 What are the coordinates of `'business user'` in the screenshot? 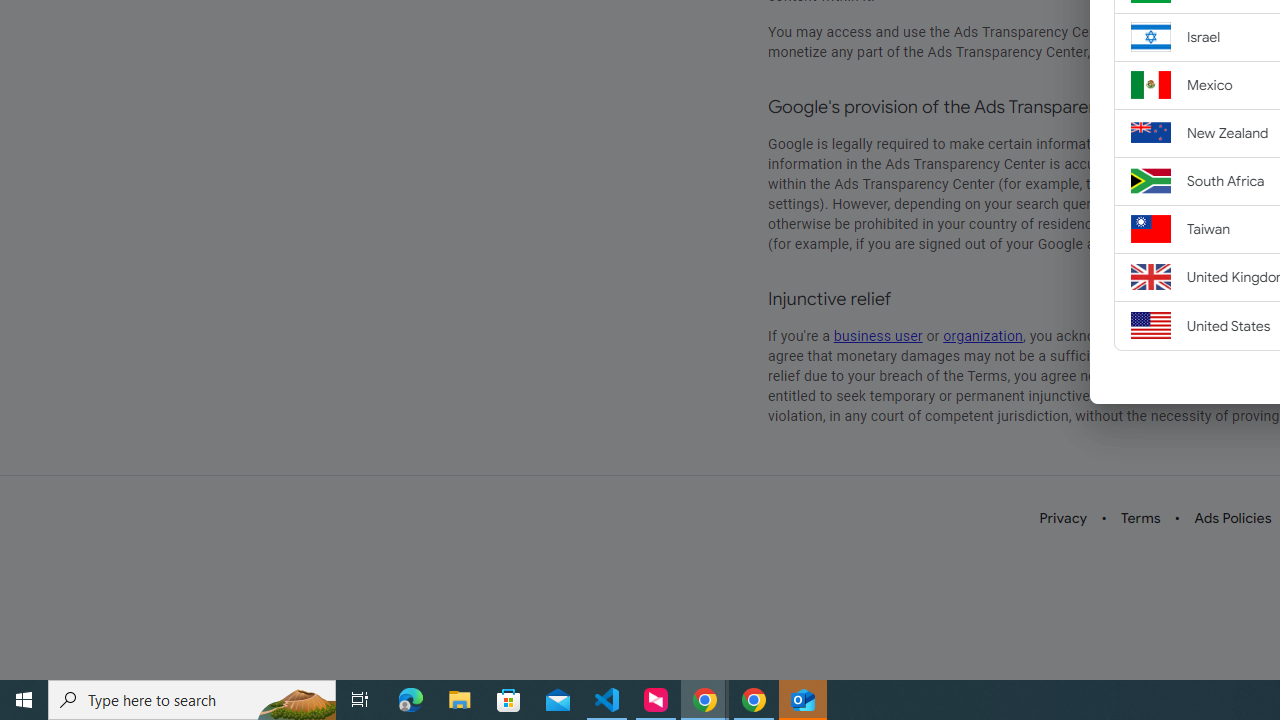 It's located at (878, 335).